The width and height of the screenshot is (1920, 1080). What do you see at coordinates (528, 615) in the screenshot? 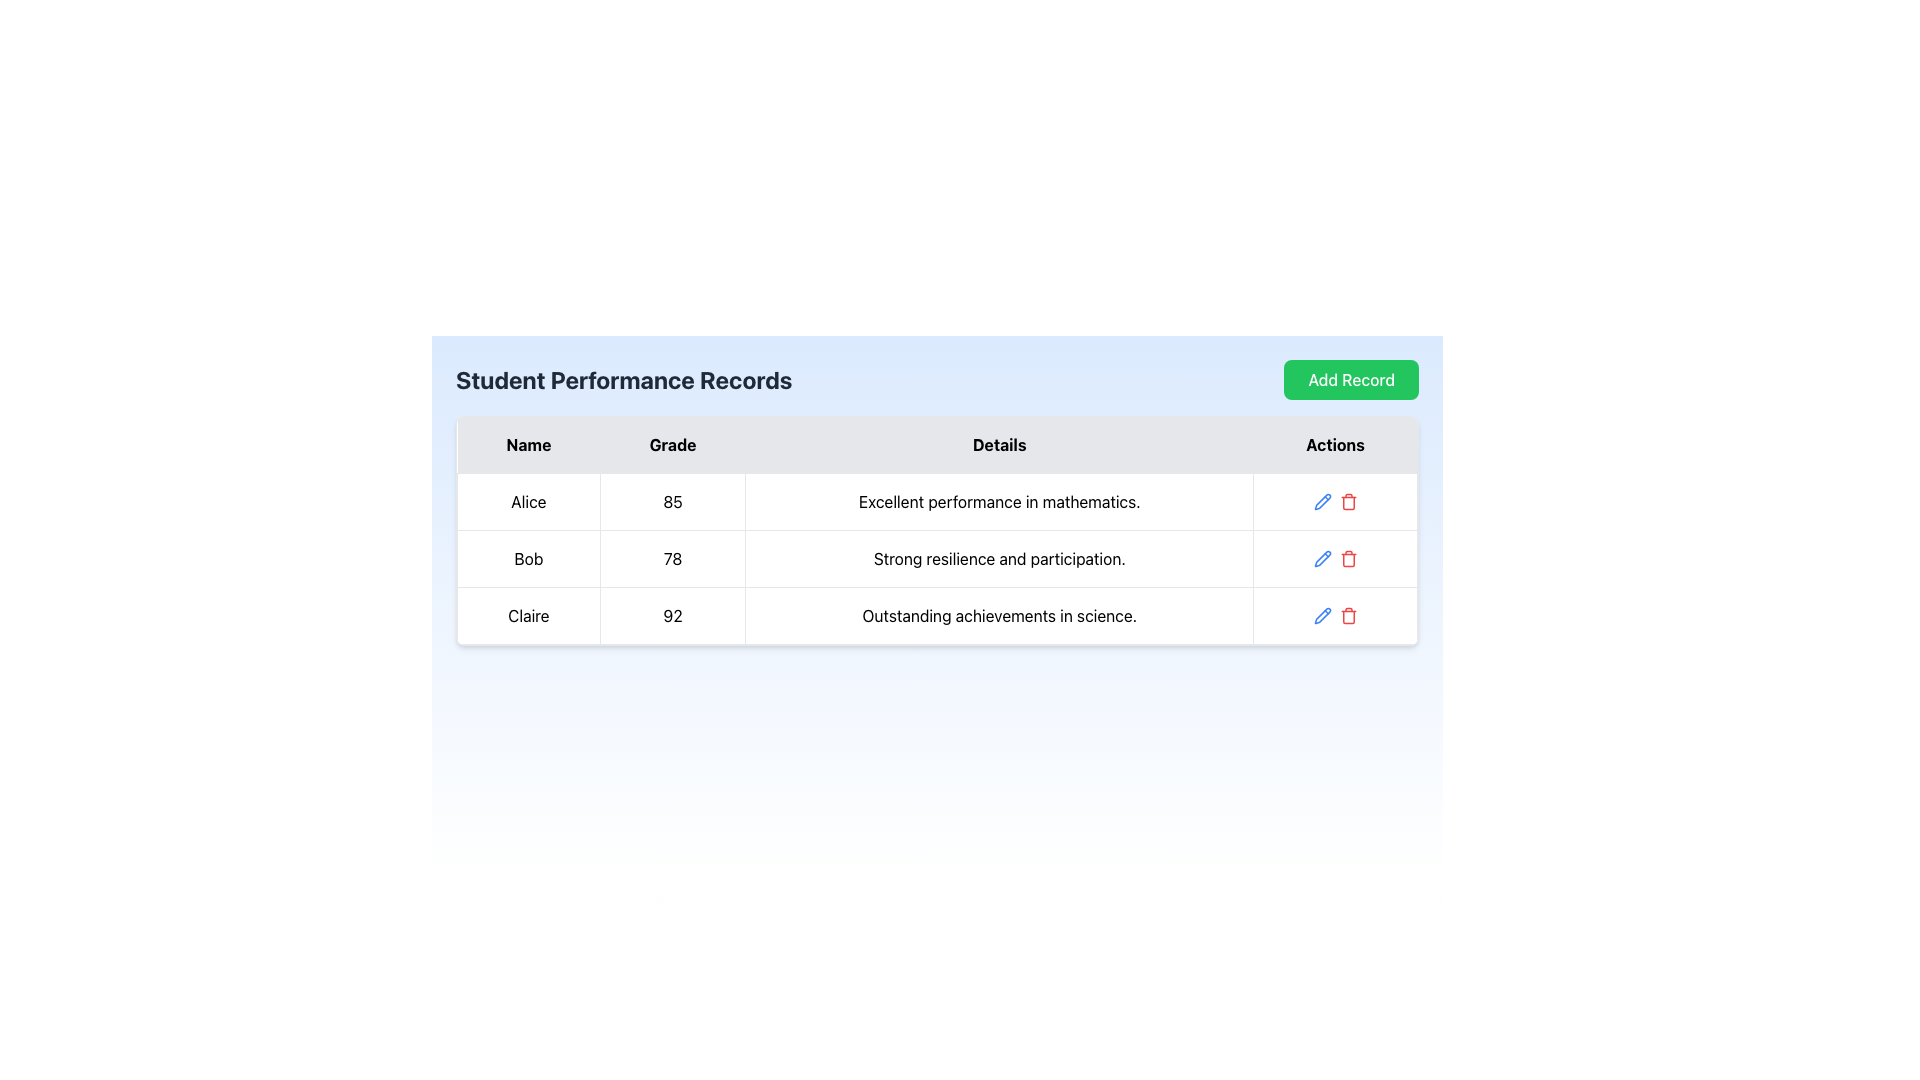
I see `the text label displaying the name 'Claire' in the third row of the records table under the 'Name' column` at bounding box center [528, 615].